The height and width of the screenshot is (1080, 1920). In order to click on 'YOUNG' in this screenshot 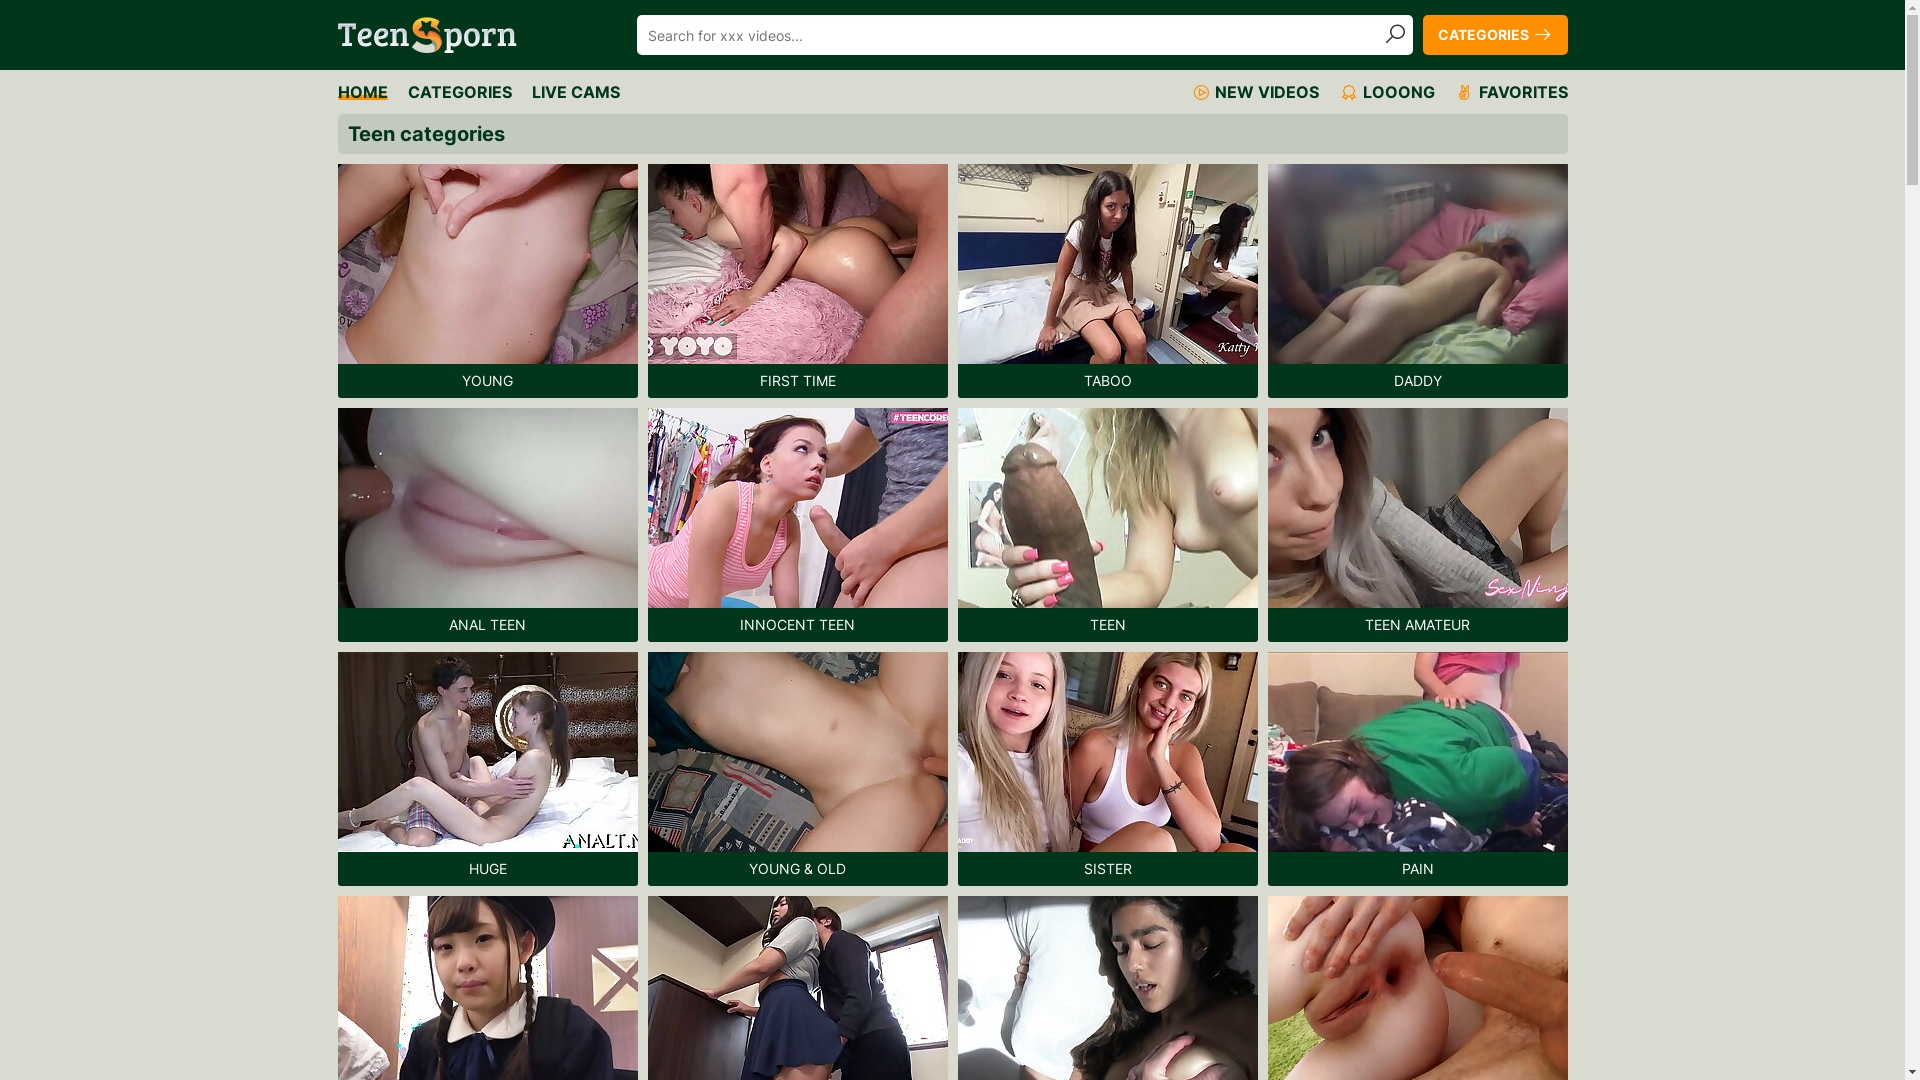, I will do `click(488, 281)`.